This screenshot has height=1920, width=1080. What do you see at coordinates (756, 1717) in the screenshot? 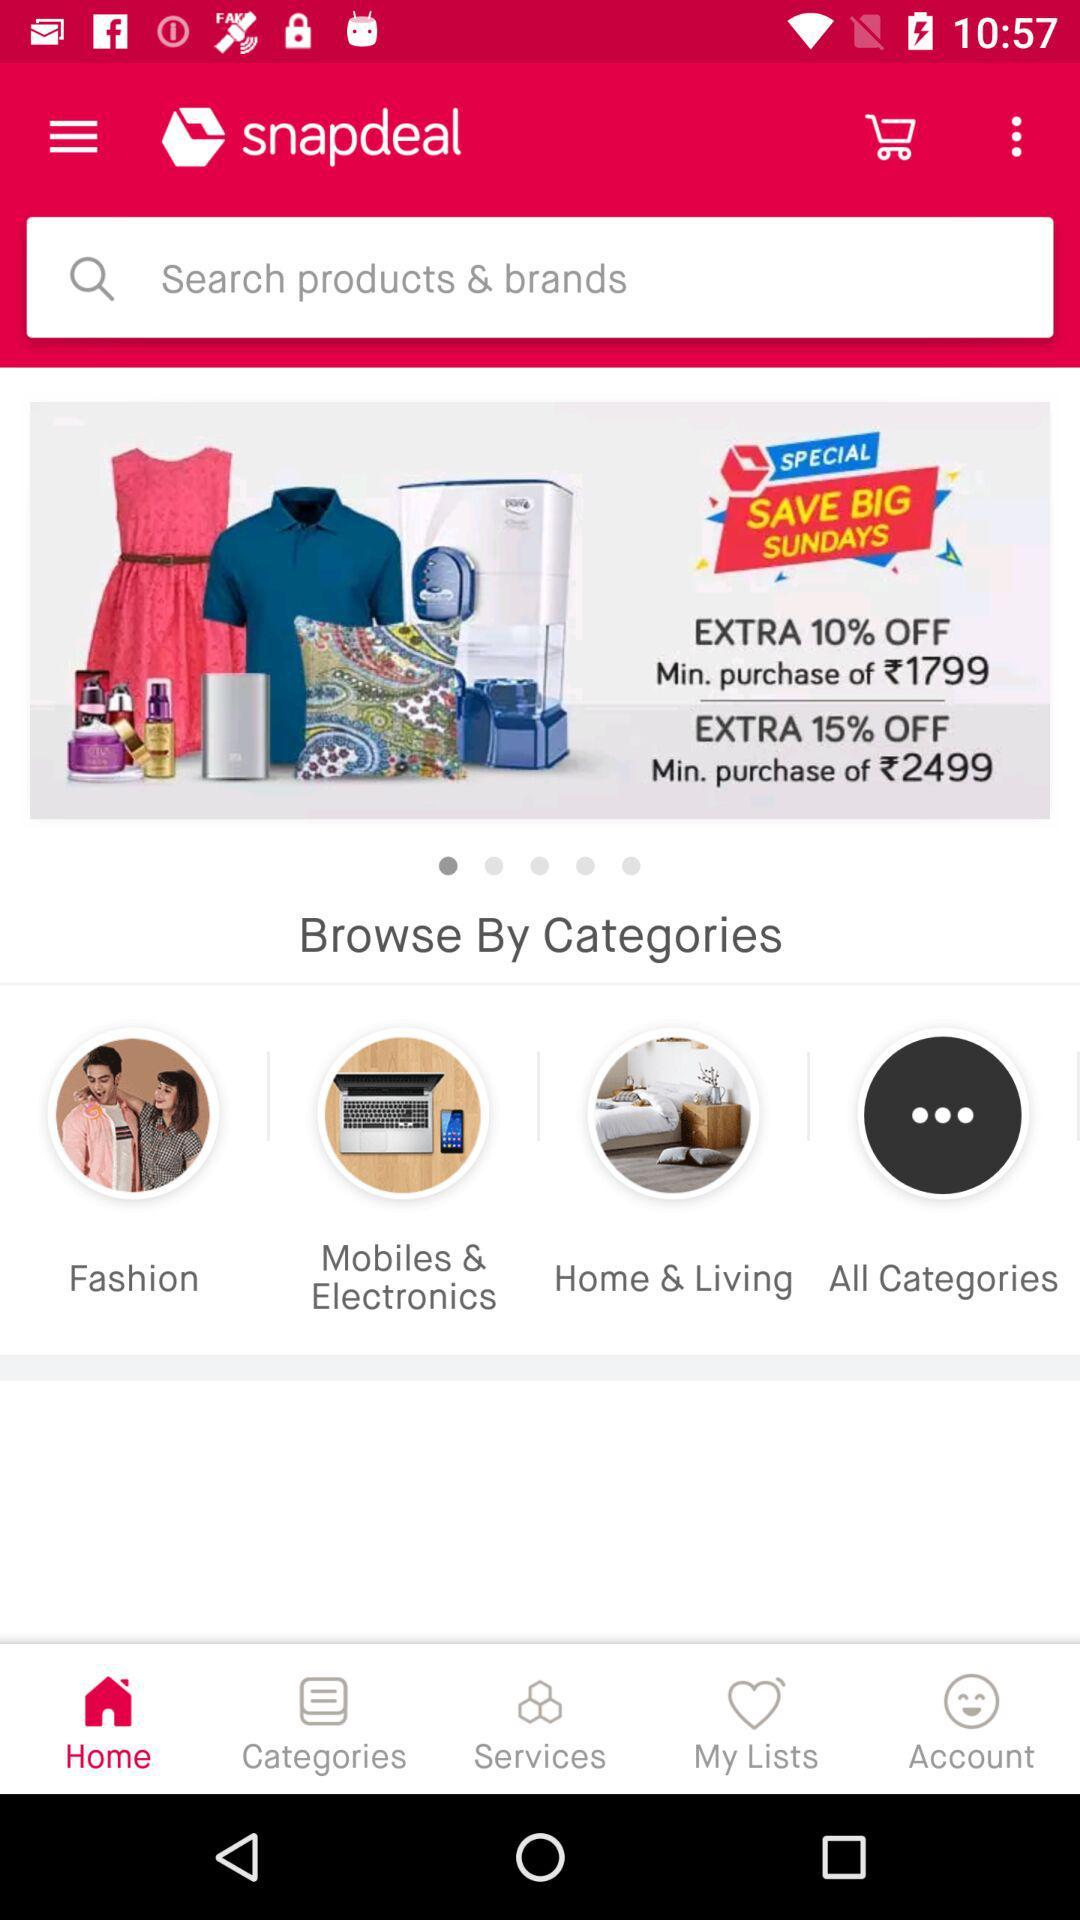
I see `icon next to account` at bounding box center [756, 1717].